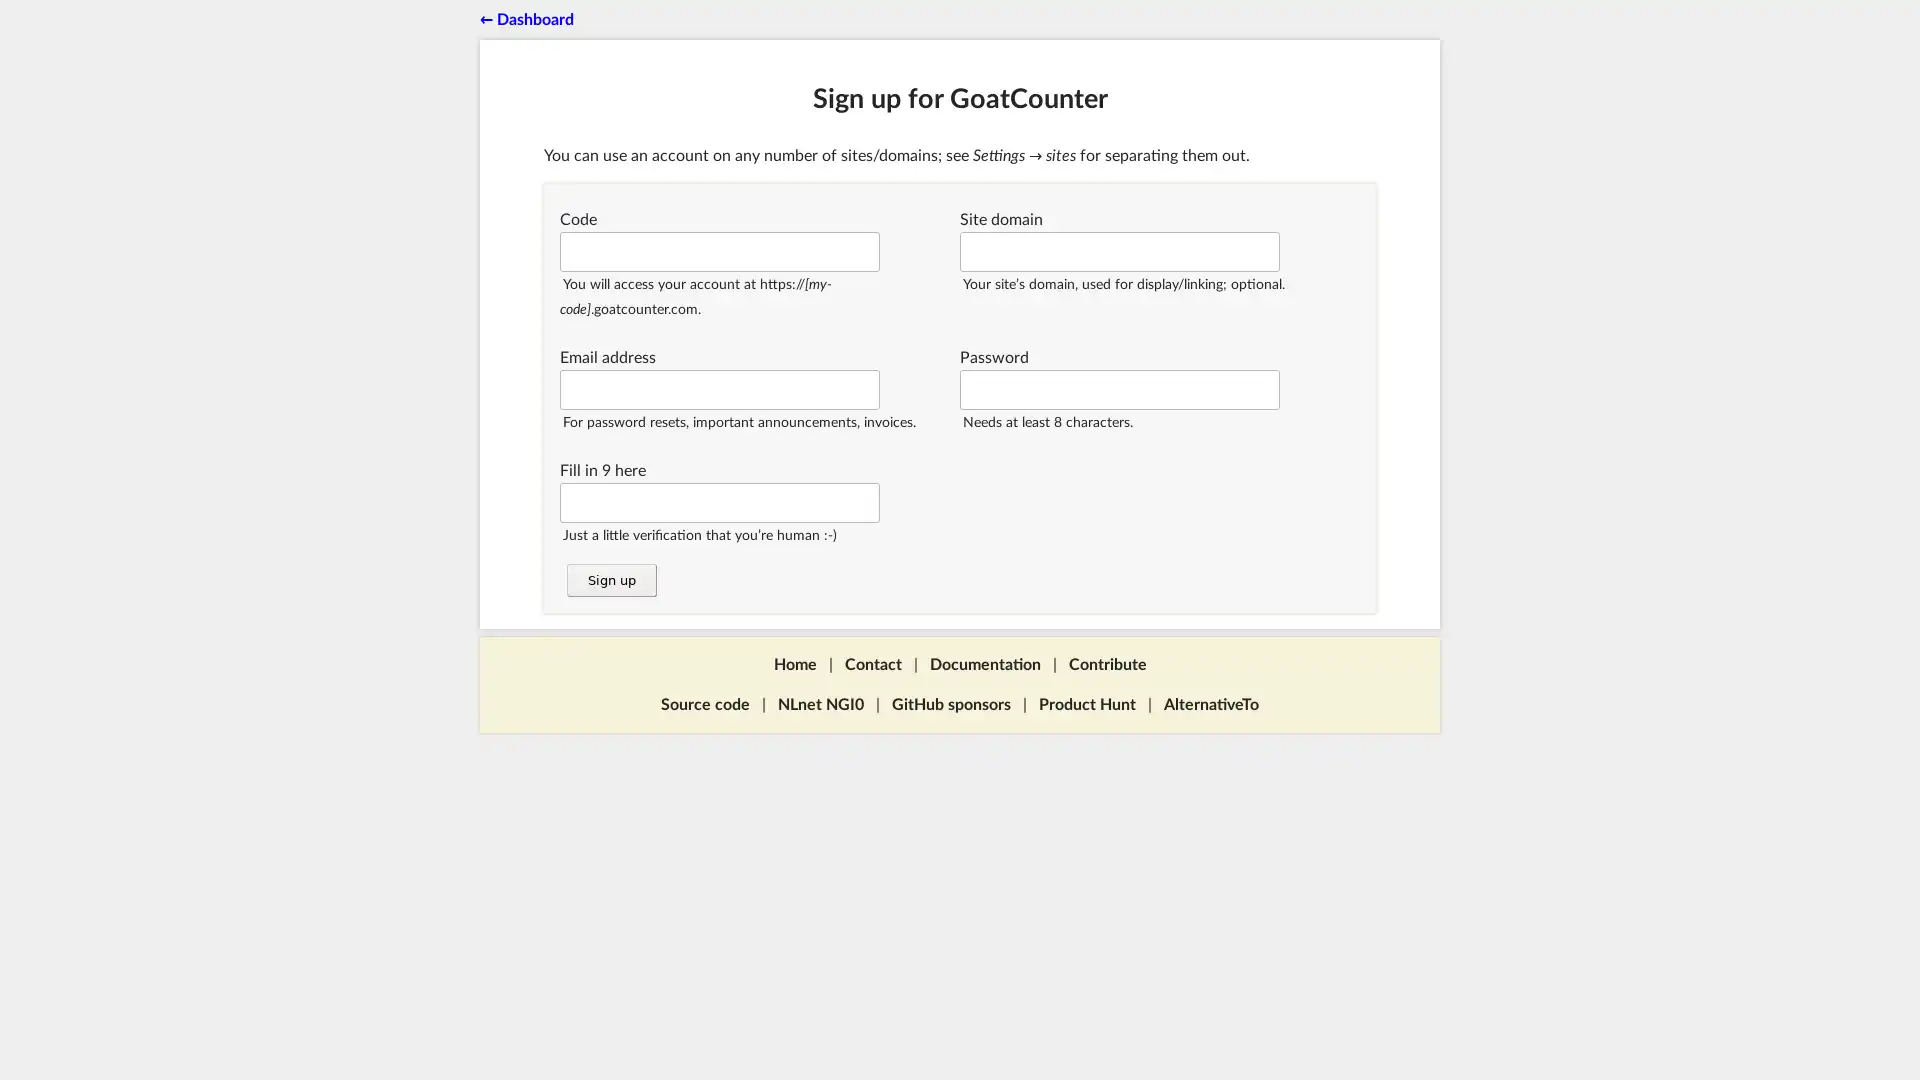 This screenshot has width=1920, height=1080. Describe the element at coordinates (609, 580) in the screenshot. I see `Sign up` at that location.